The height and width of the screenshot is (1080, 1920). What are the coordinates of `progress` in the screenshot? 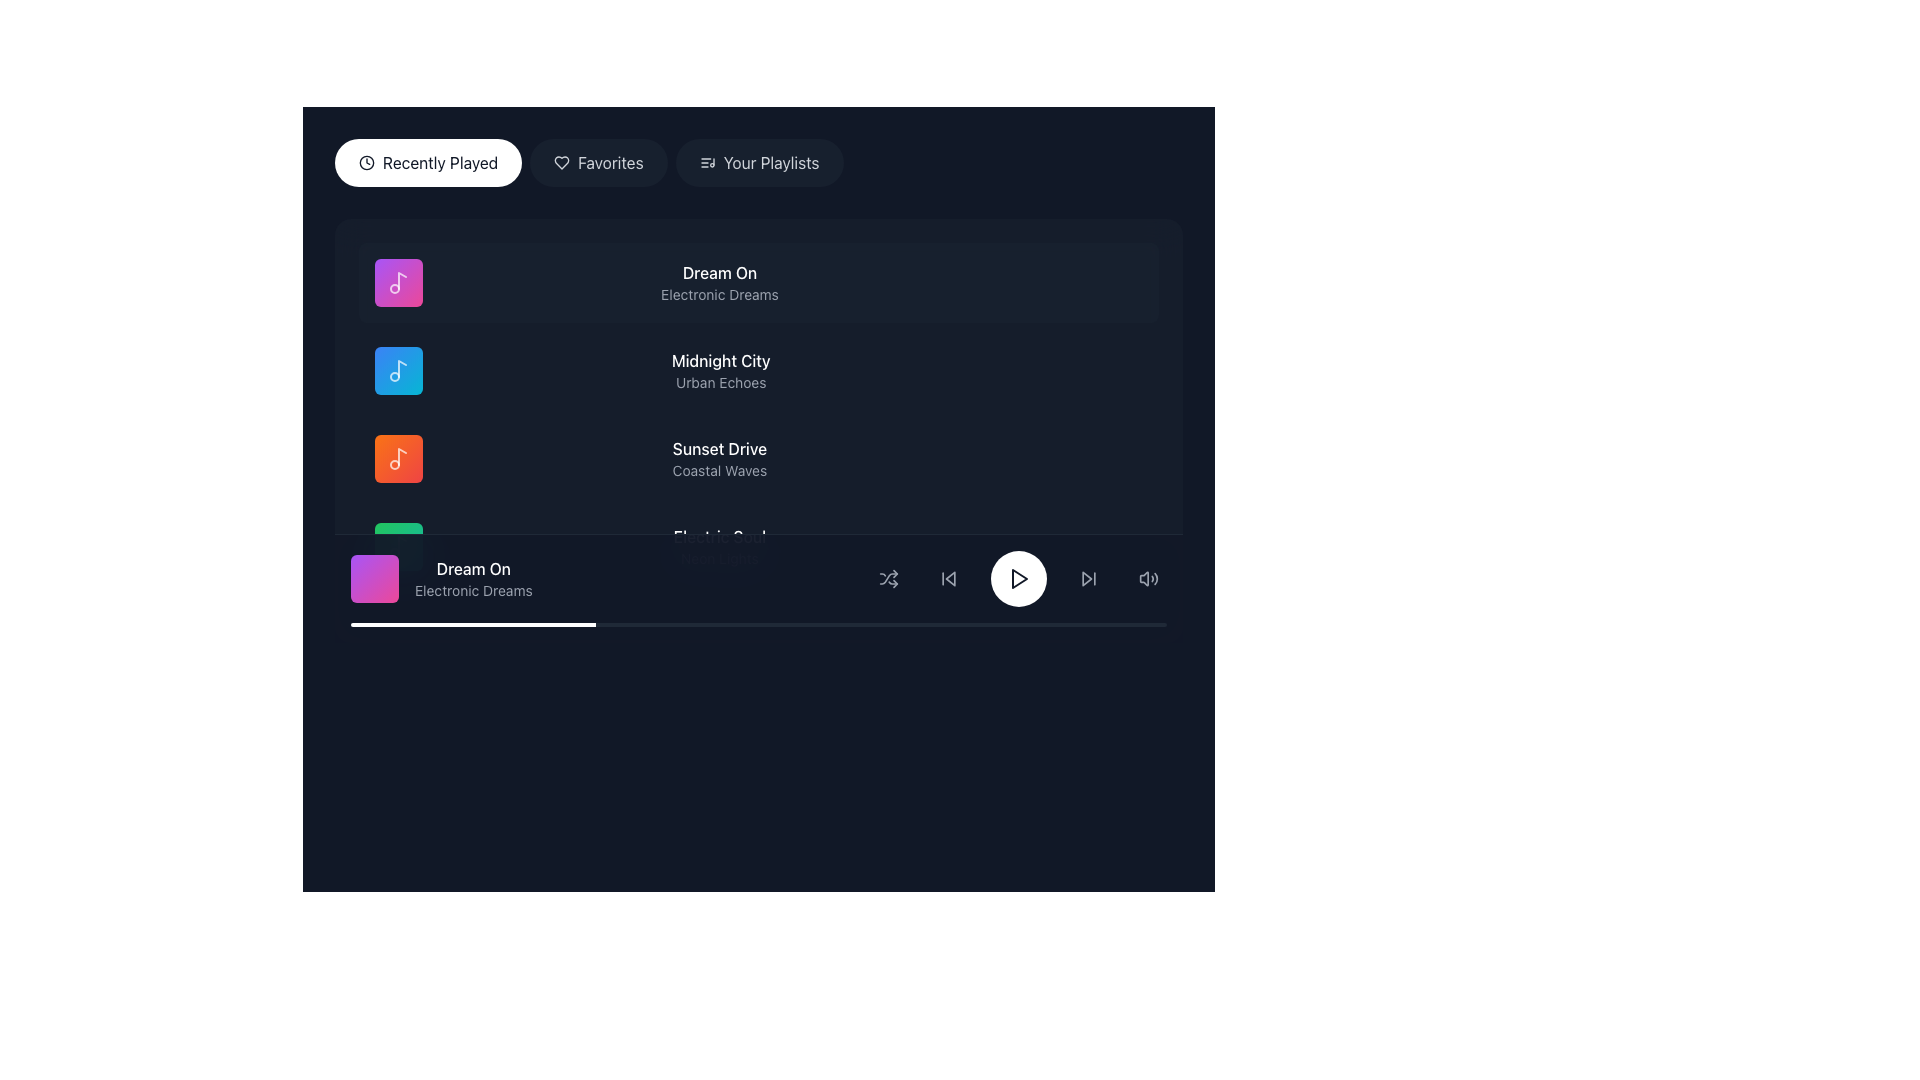 It's located at (652, 623).